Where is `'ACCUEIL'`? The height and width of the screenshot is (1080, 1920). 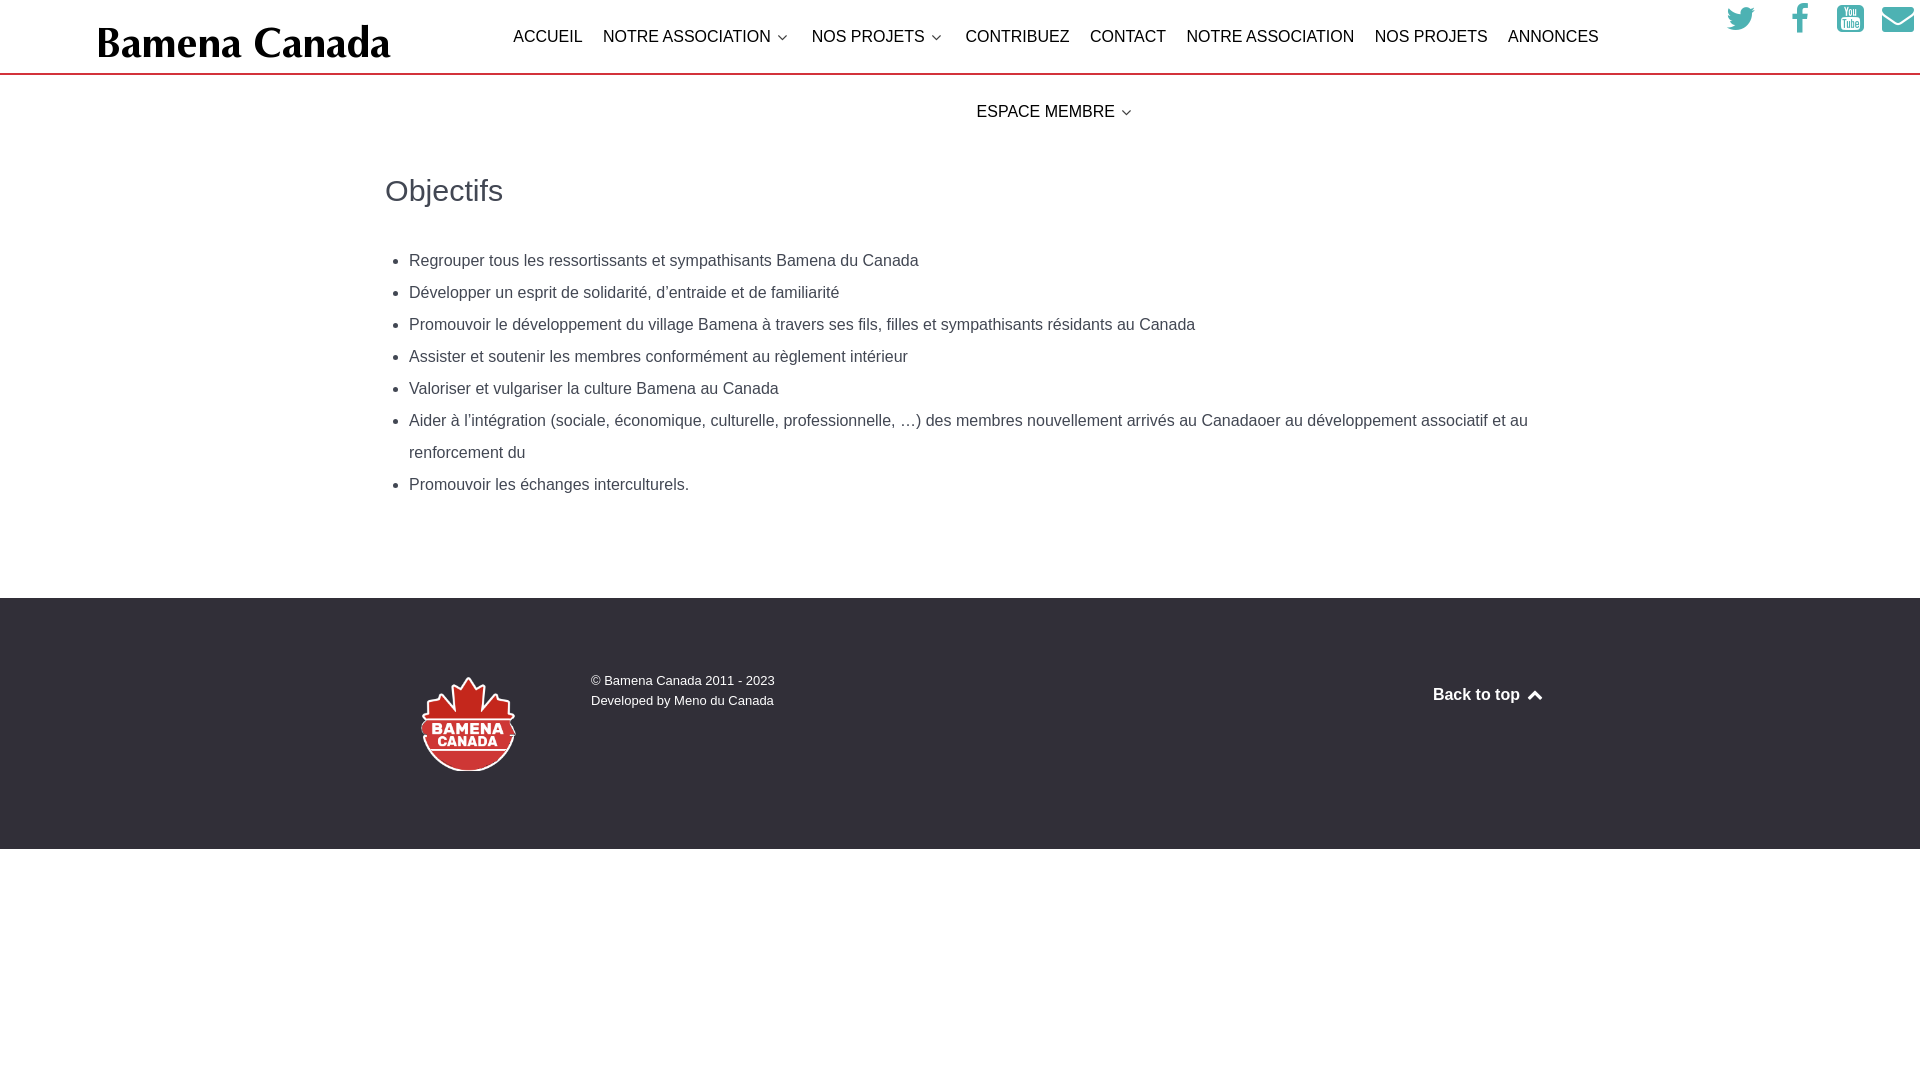
'ACCUEIL' is located at coordinates (513, 38).